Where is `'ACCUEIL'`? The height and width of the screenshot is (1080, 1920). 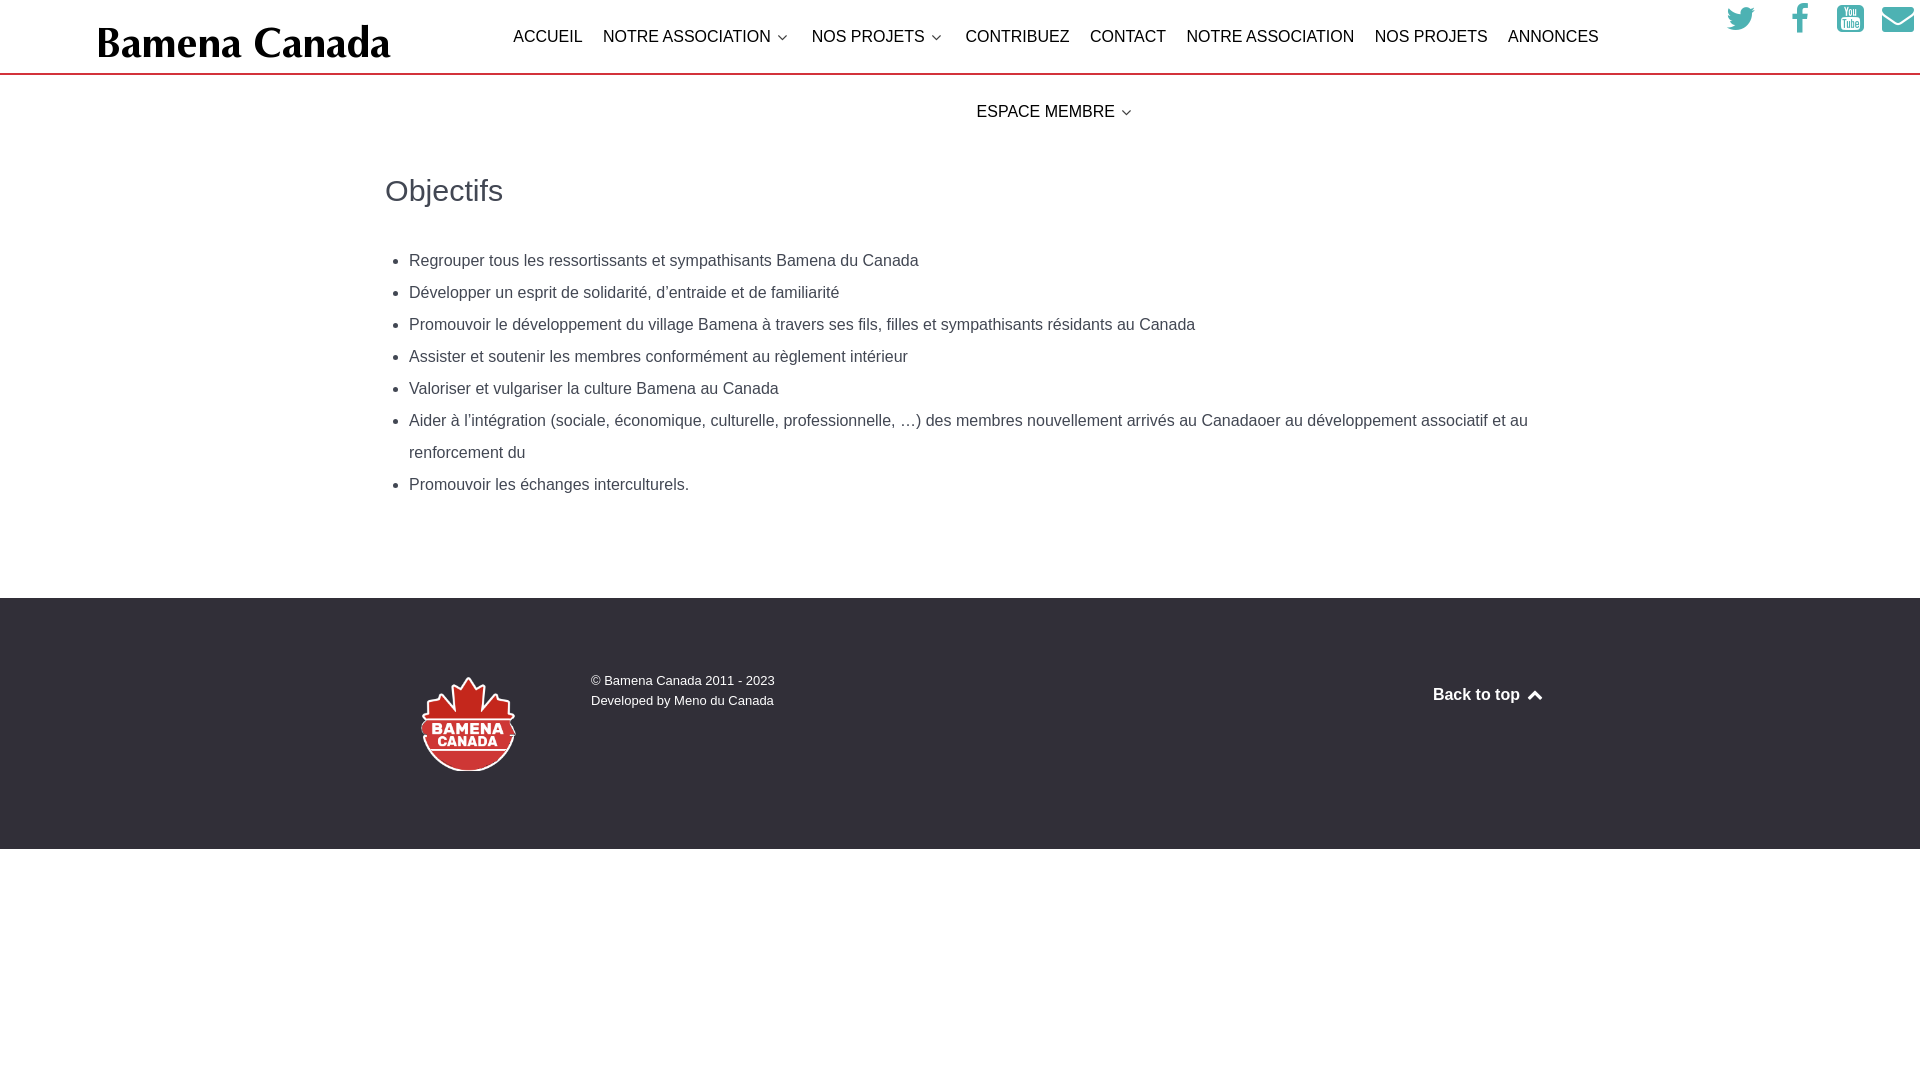
'ACCUEIL' is located at coordinates (513, 38).